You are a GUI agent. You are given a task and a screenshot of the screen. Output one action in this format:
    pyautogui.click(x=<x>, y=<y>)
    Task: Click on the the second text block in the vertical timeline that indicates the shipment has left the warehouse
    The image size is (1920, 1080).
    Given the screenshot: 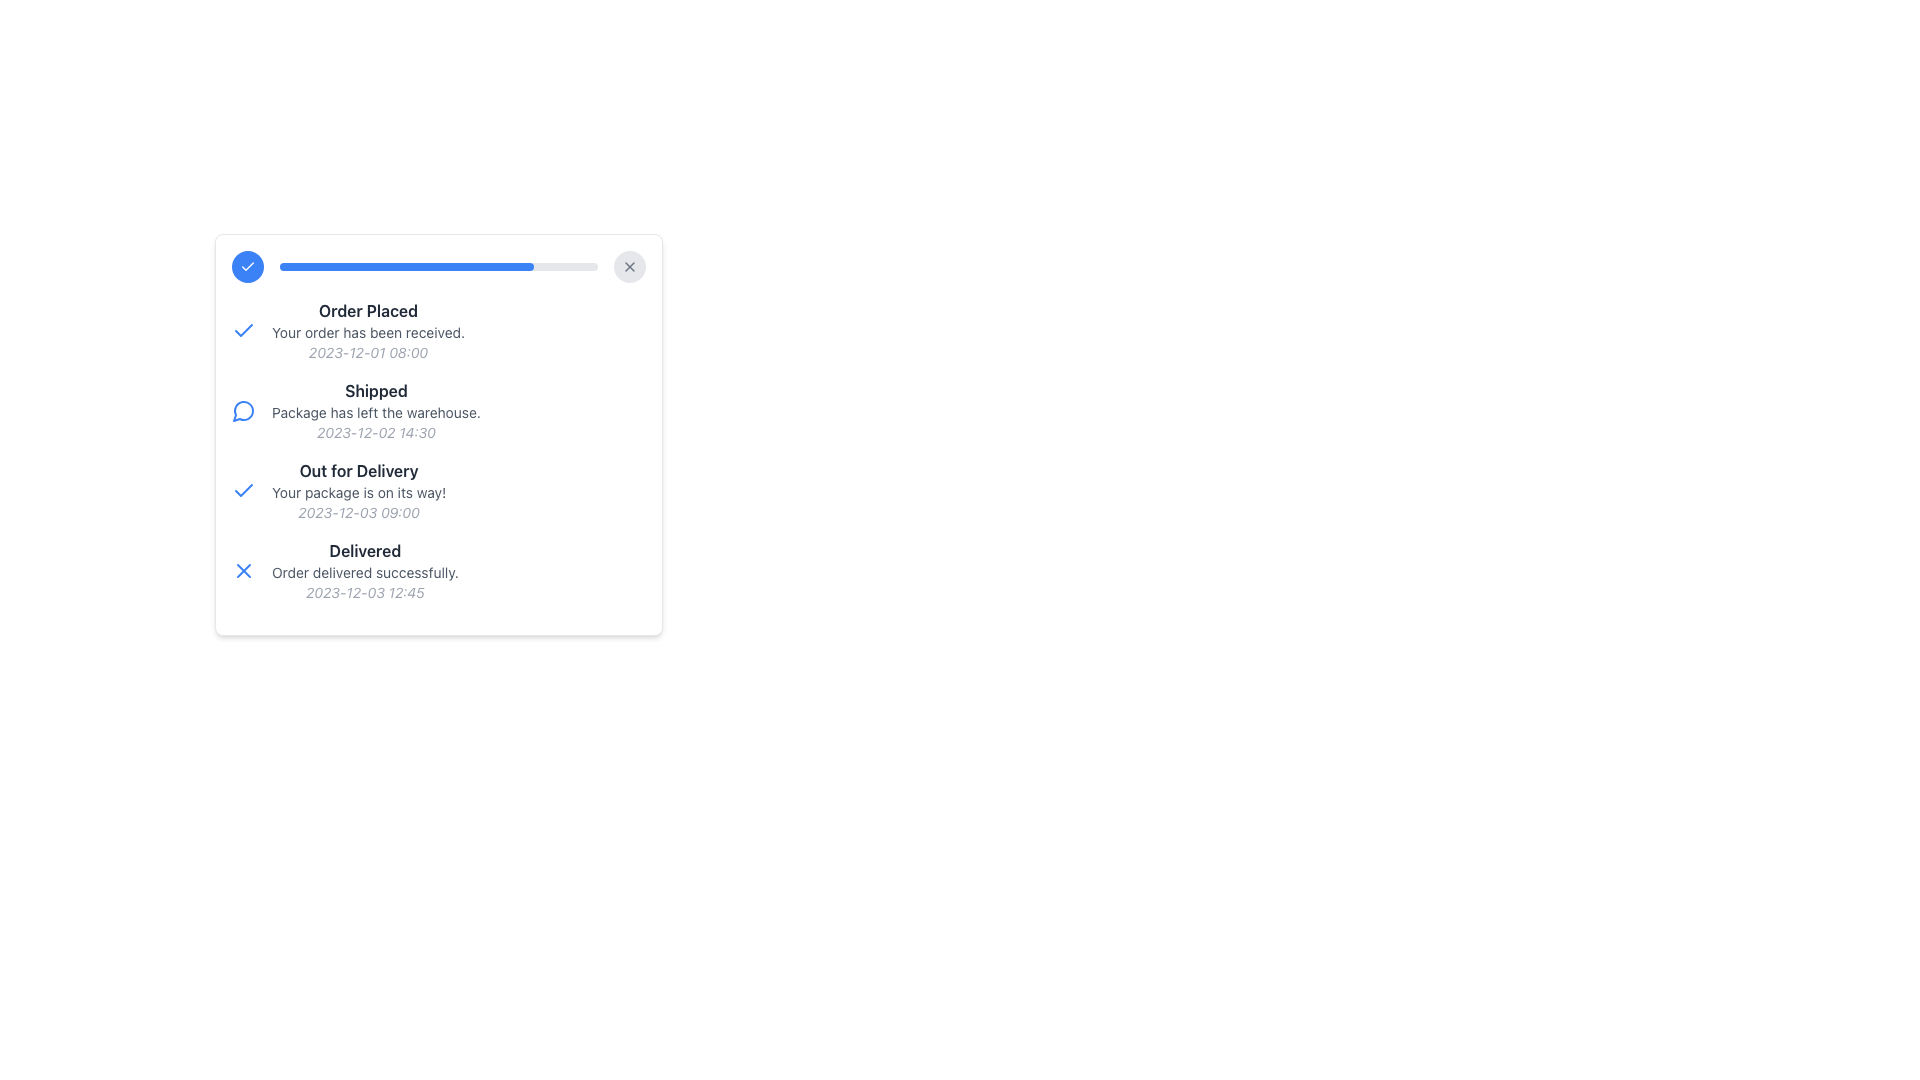 What is the action you would take?
    pyautogui.click(x=376, y=410)
    